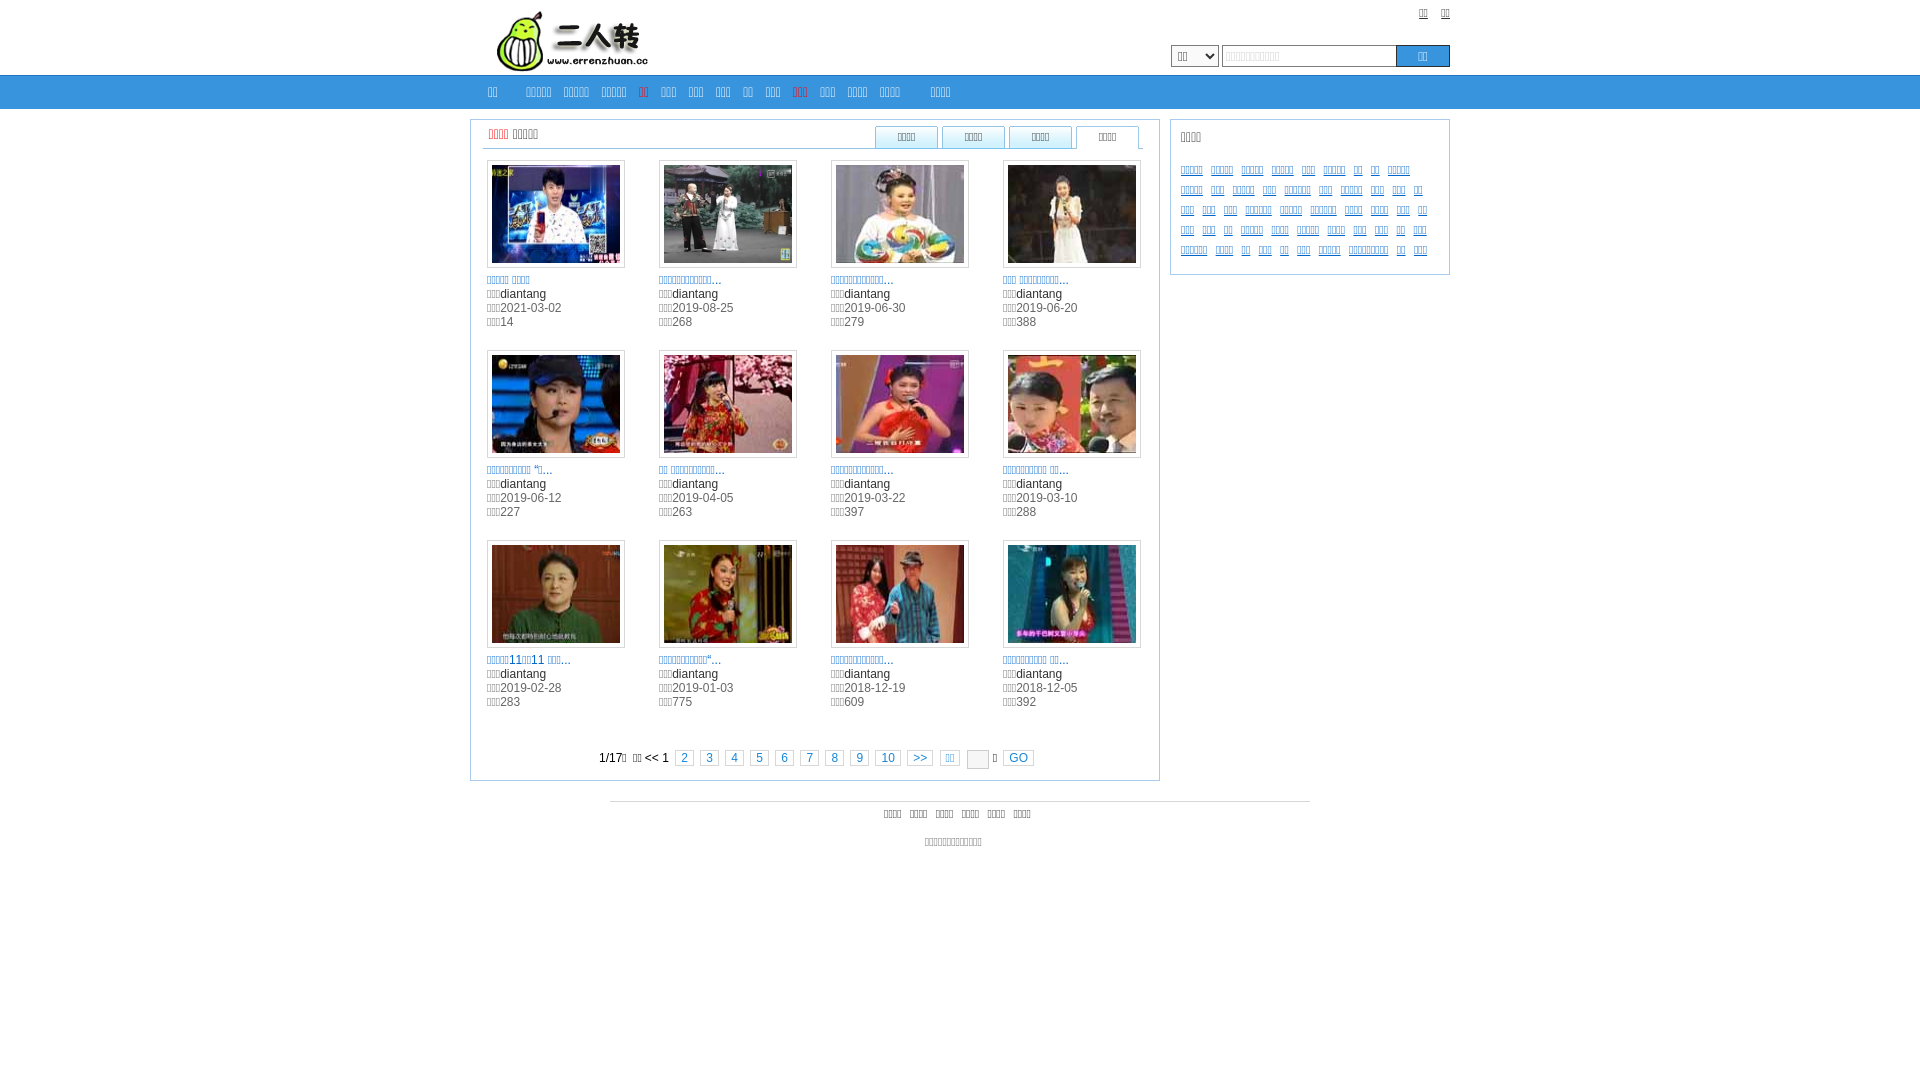 Image resolution: width=1920 pixels, height=1080 pixels. Describe the element at coordinates (834, 758) in the screenshot. I see `'8'` at that location.